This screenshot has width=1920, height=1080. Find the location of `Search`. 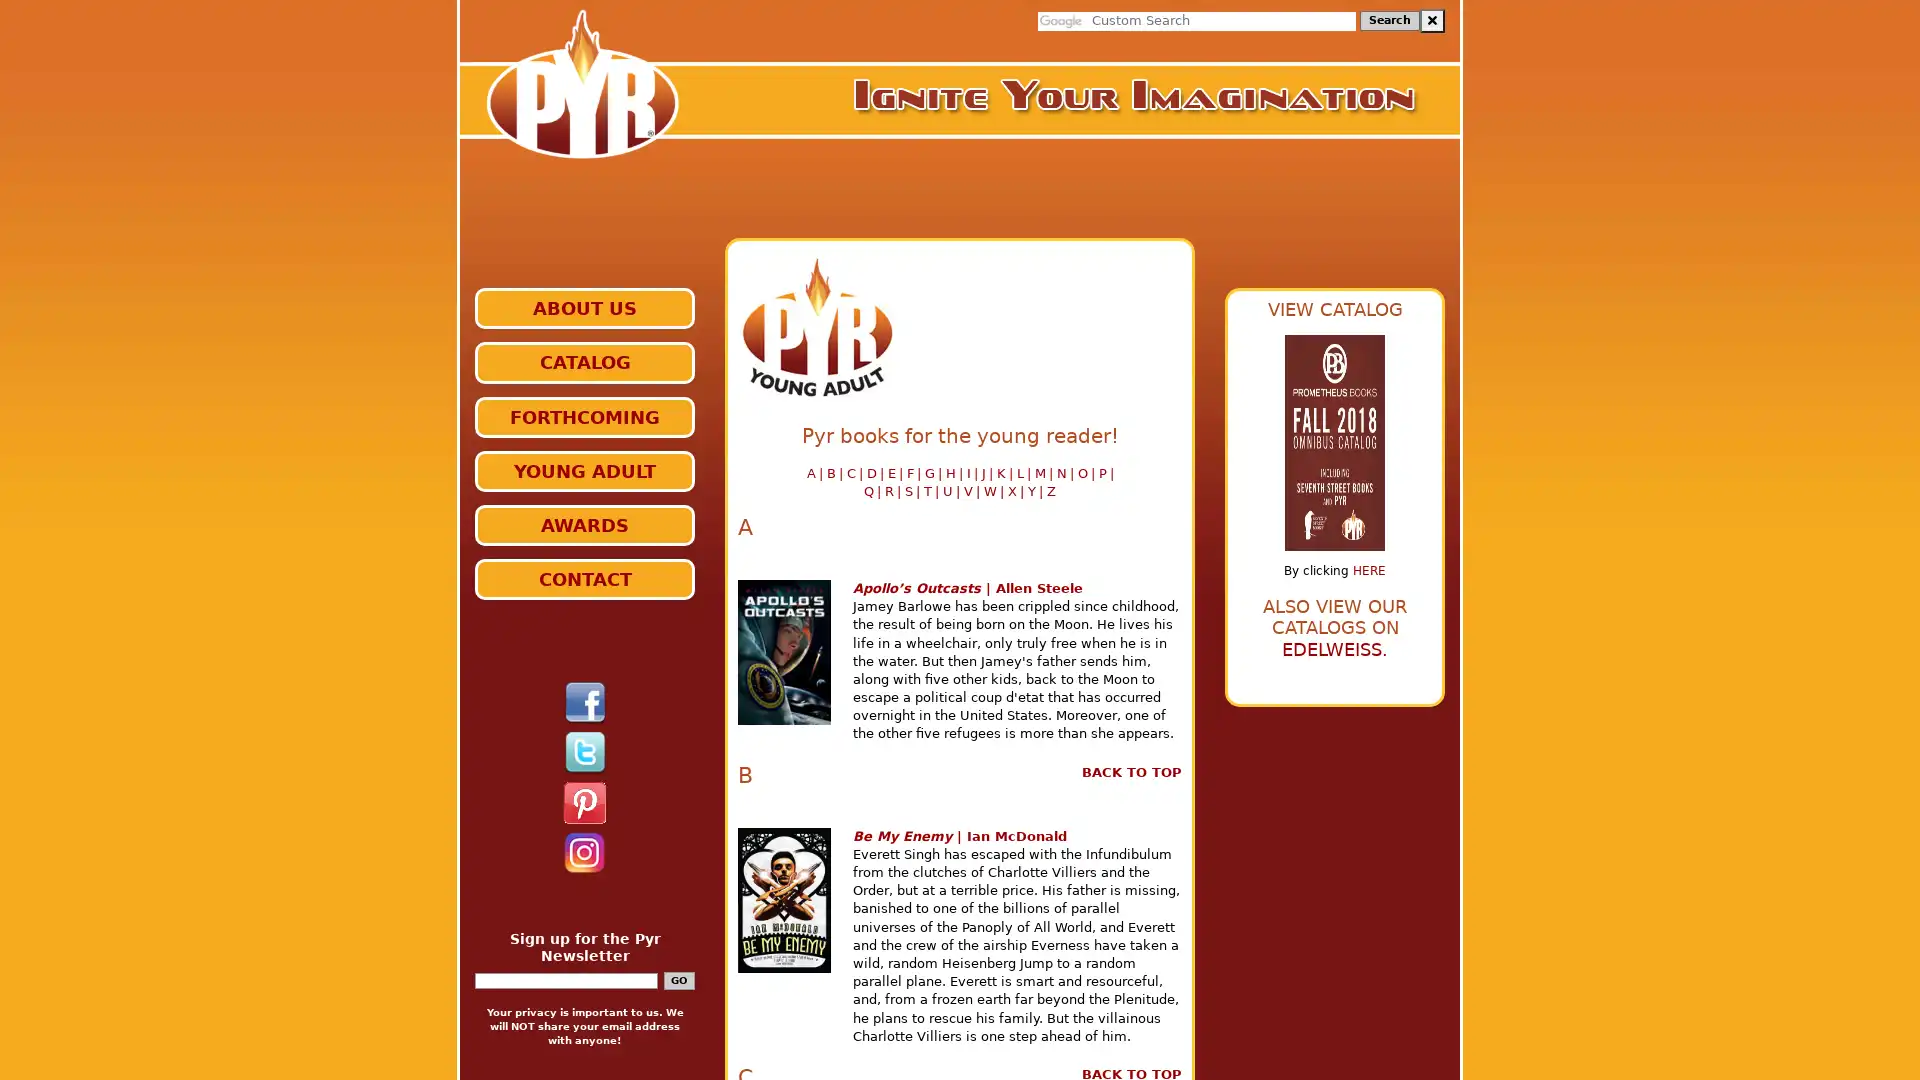

Search is located at coordinates (1389, 20).